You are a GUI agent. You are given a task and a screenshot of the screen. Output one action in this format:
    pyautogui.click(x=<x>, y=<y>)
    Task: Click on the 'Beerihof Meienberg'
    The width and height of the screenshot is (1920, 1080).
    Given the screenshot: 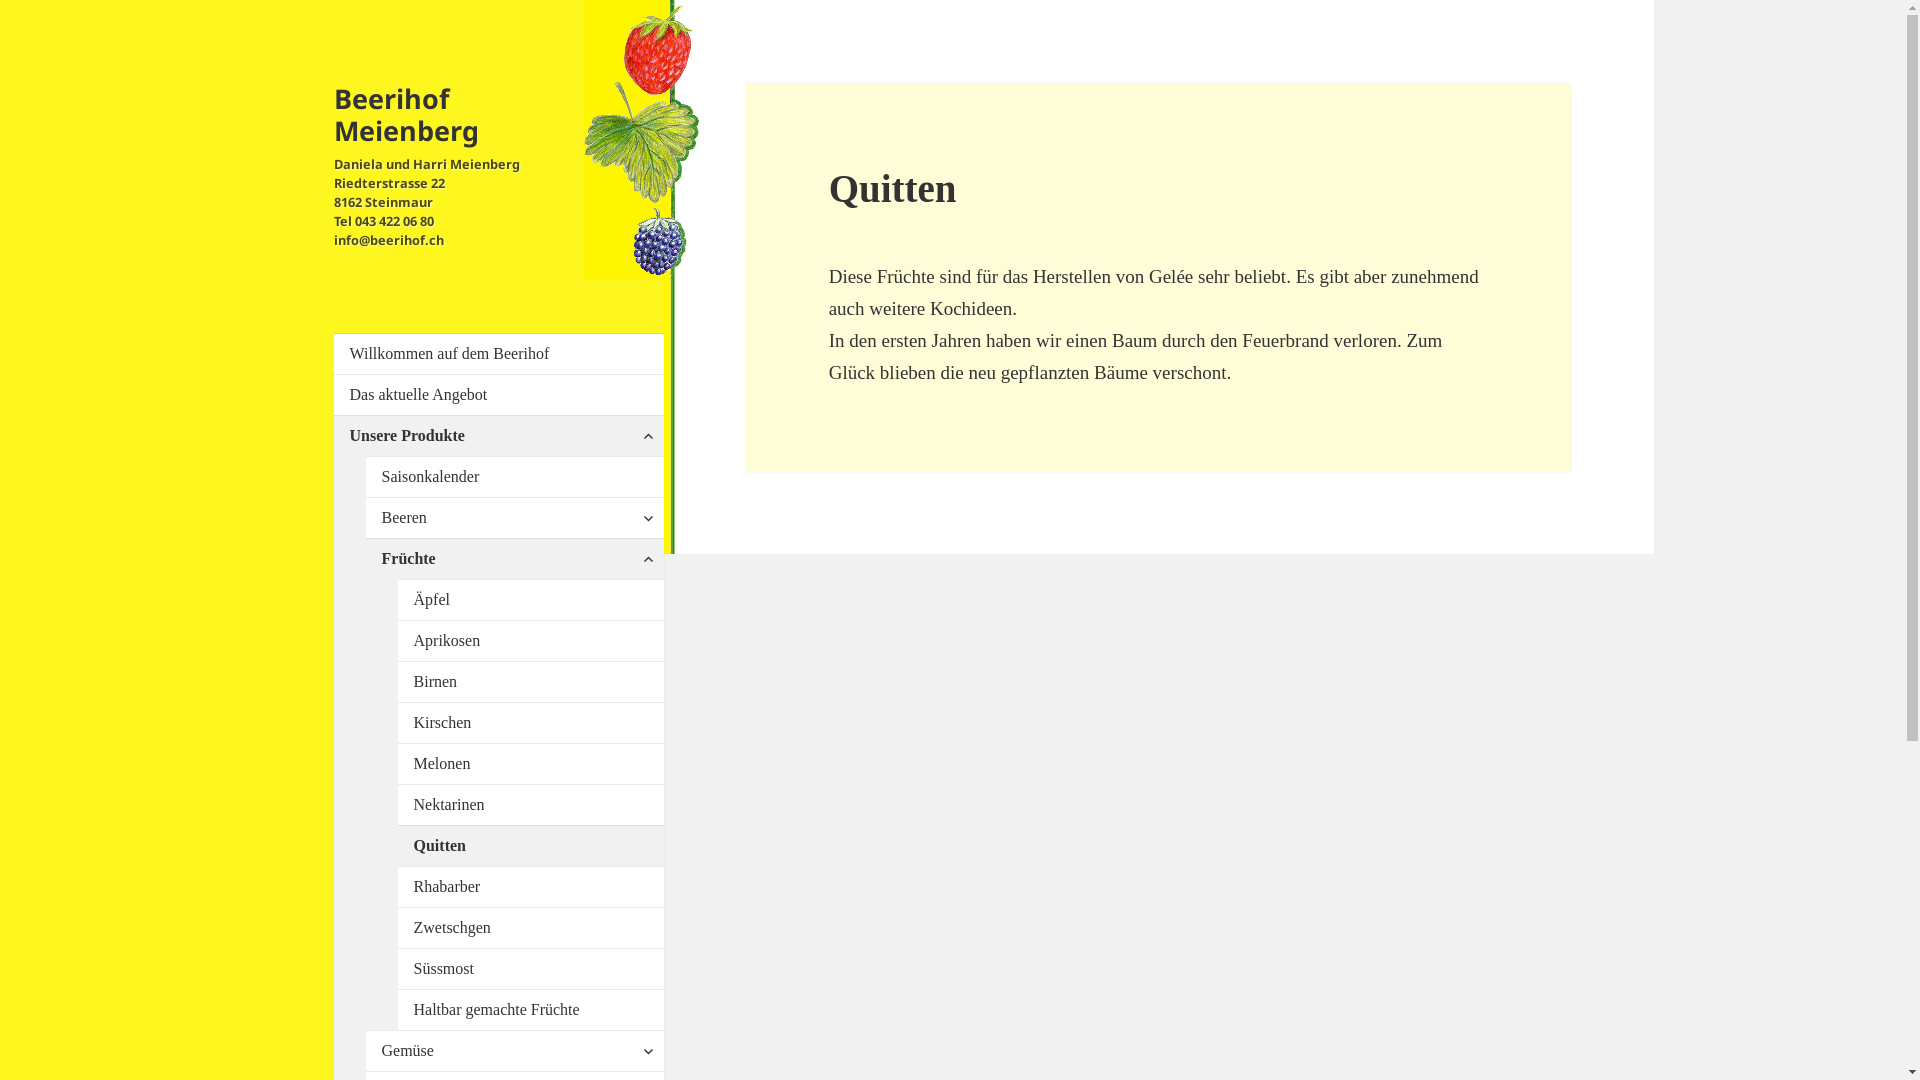 What is the action you would take?
    pyautogui.click(x=334, y=114)
    